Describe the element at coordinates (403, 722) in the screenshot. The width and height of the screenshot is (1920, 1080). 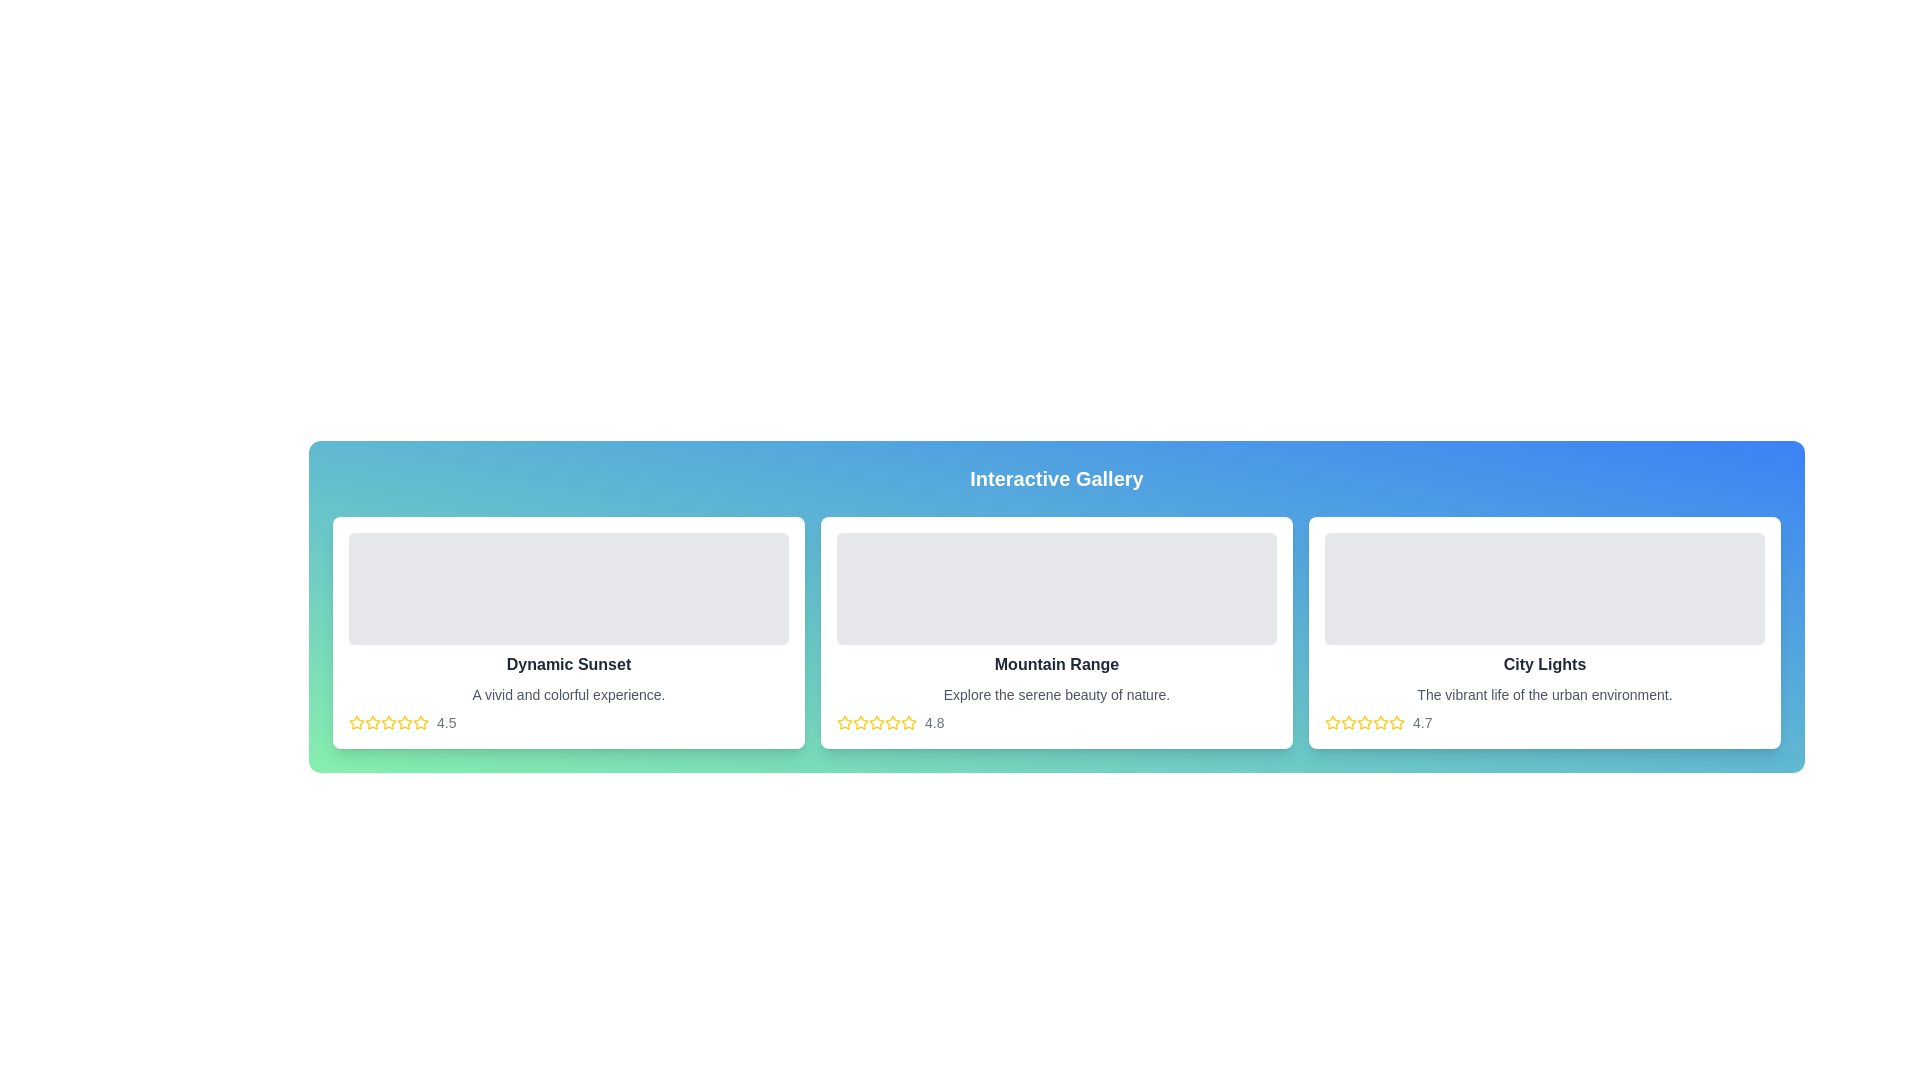
I see `the third yellow star icon in the rating system of the 'Dynamic Sunset' card` at that location.